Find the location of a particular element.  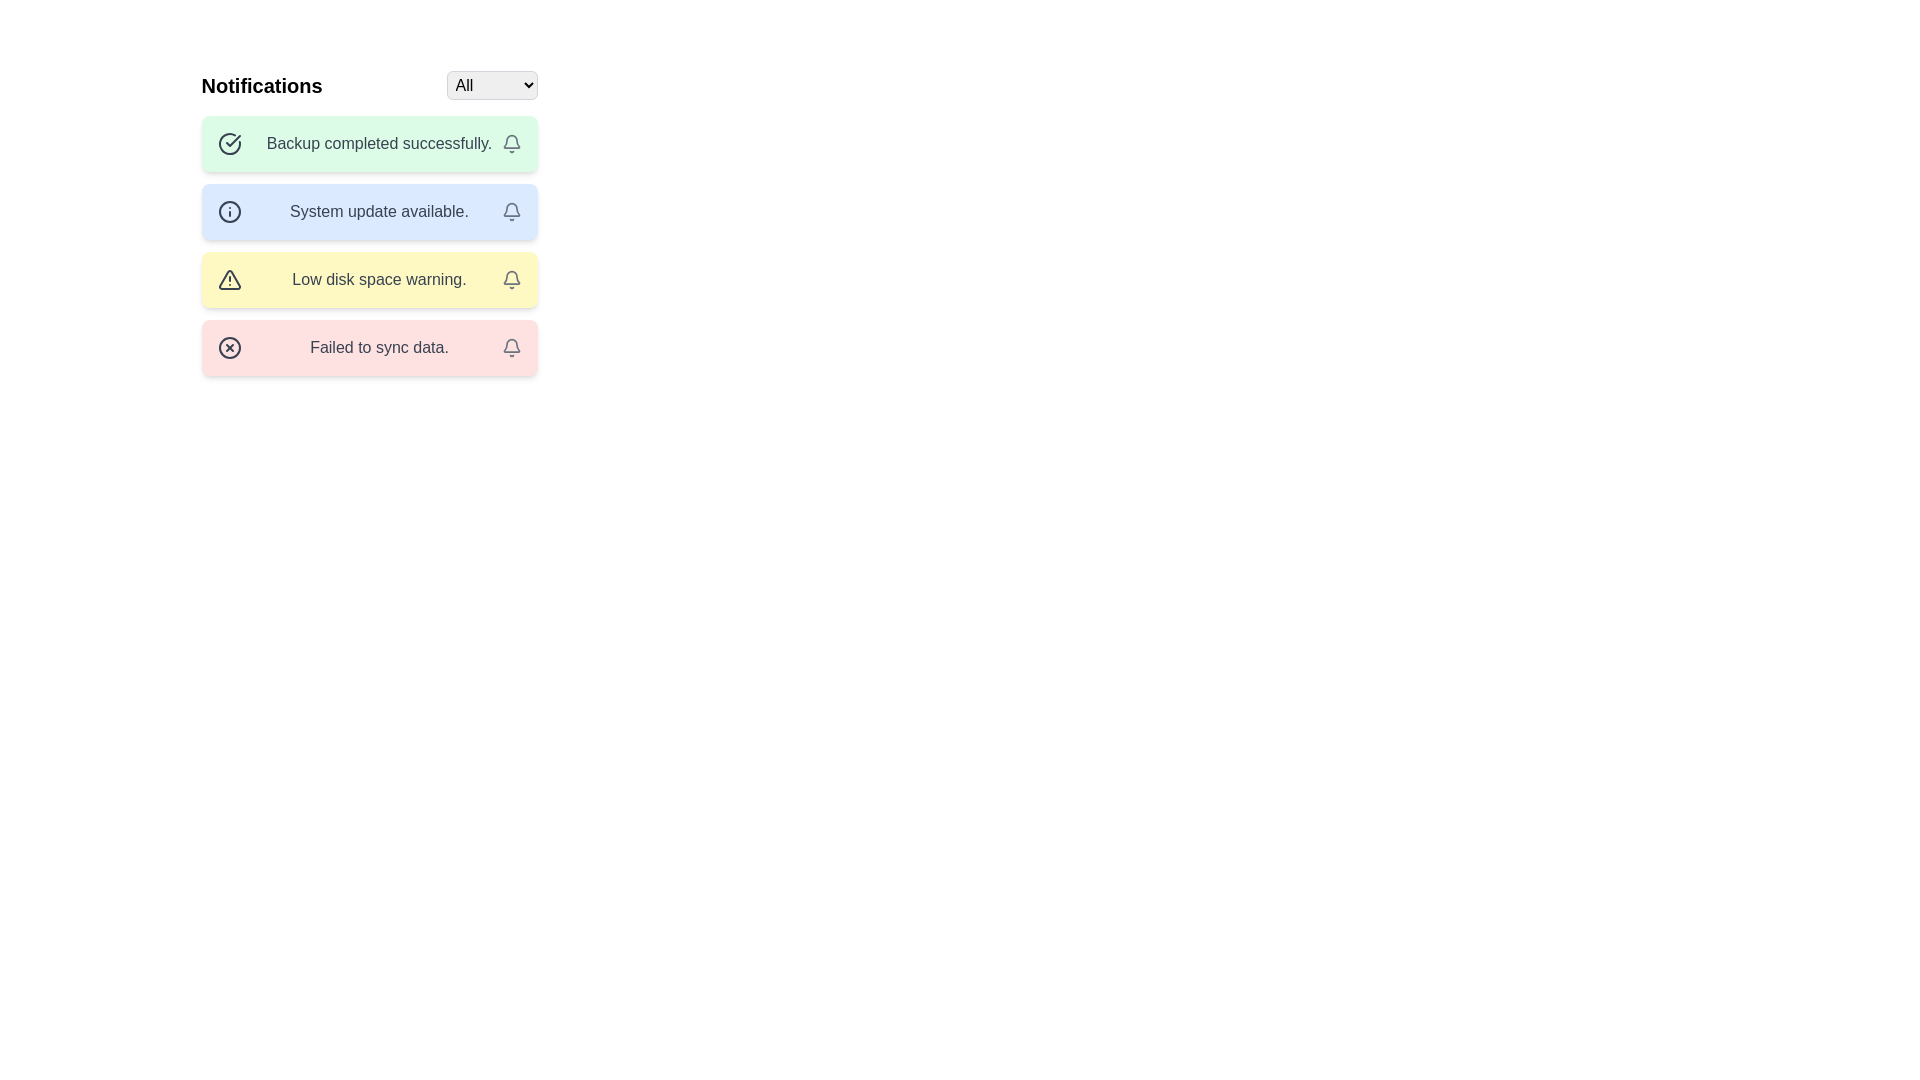

notification text from the second alert in the stacked list of notifications, which is positioned between 'Backup completed successfully.' and 'Low disk space warning.' is located at coordinates (369, 212).